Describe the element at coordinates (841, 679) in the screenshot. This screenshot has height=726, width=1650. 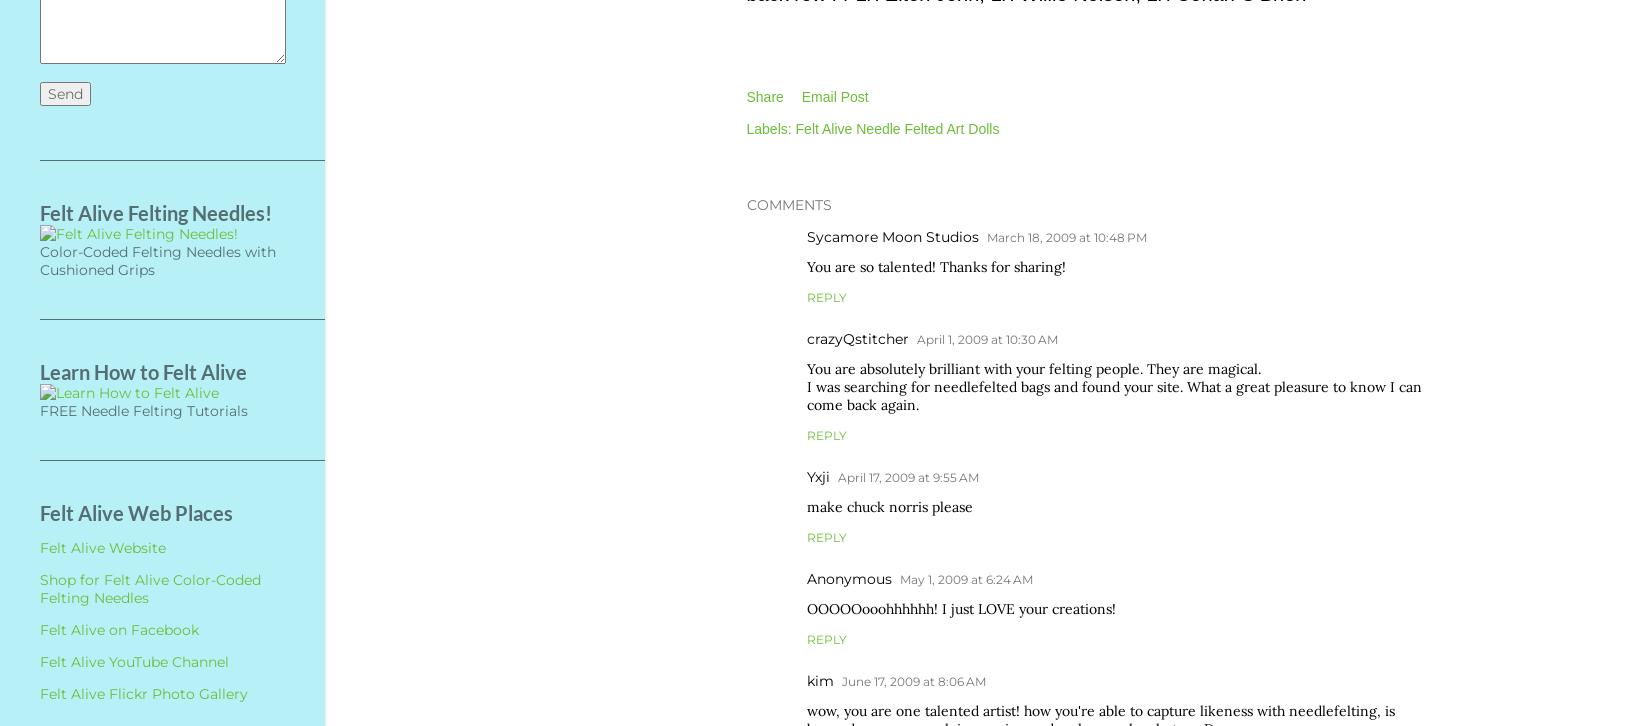
I see `'June 17, 2009 at 8:06 AM'` at that location.